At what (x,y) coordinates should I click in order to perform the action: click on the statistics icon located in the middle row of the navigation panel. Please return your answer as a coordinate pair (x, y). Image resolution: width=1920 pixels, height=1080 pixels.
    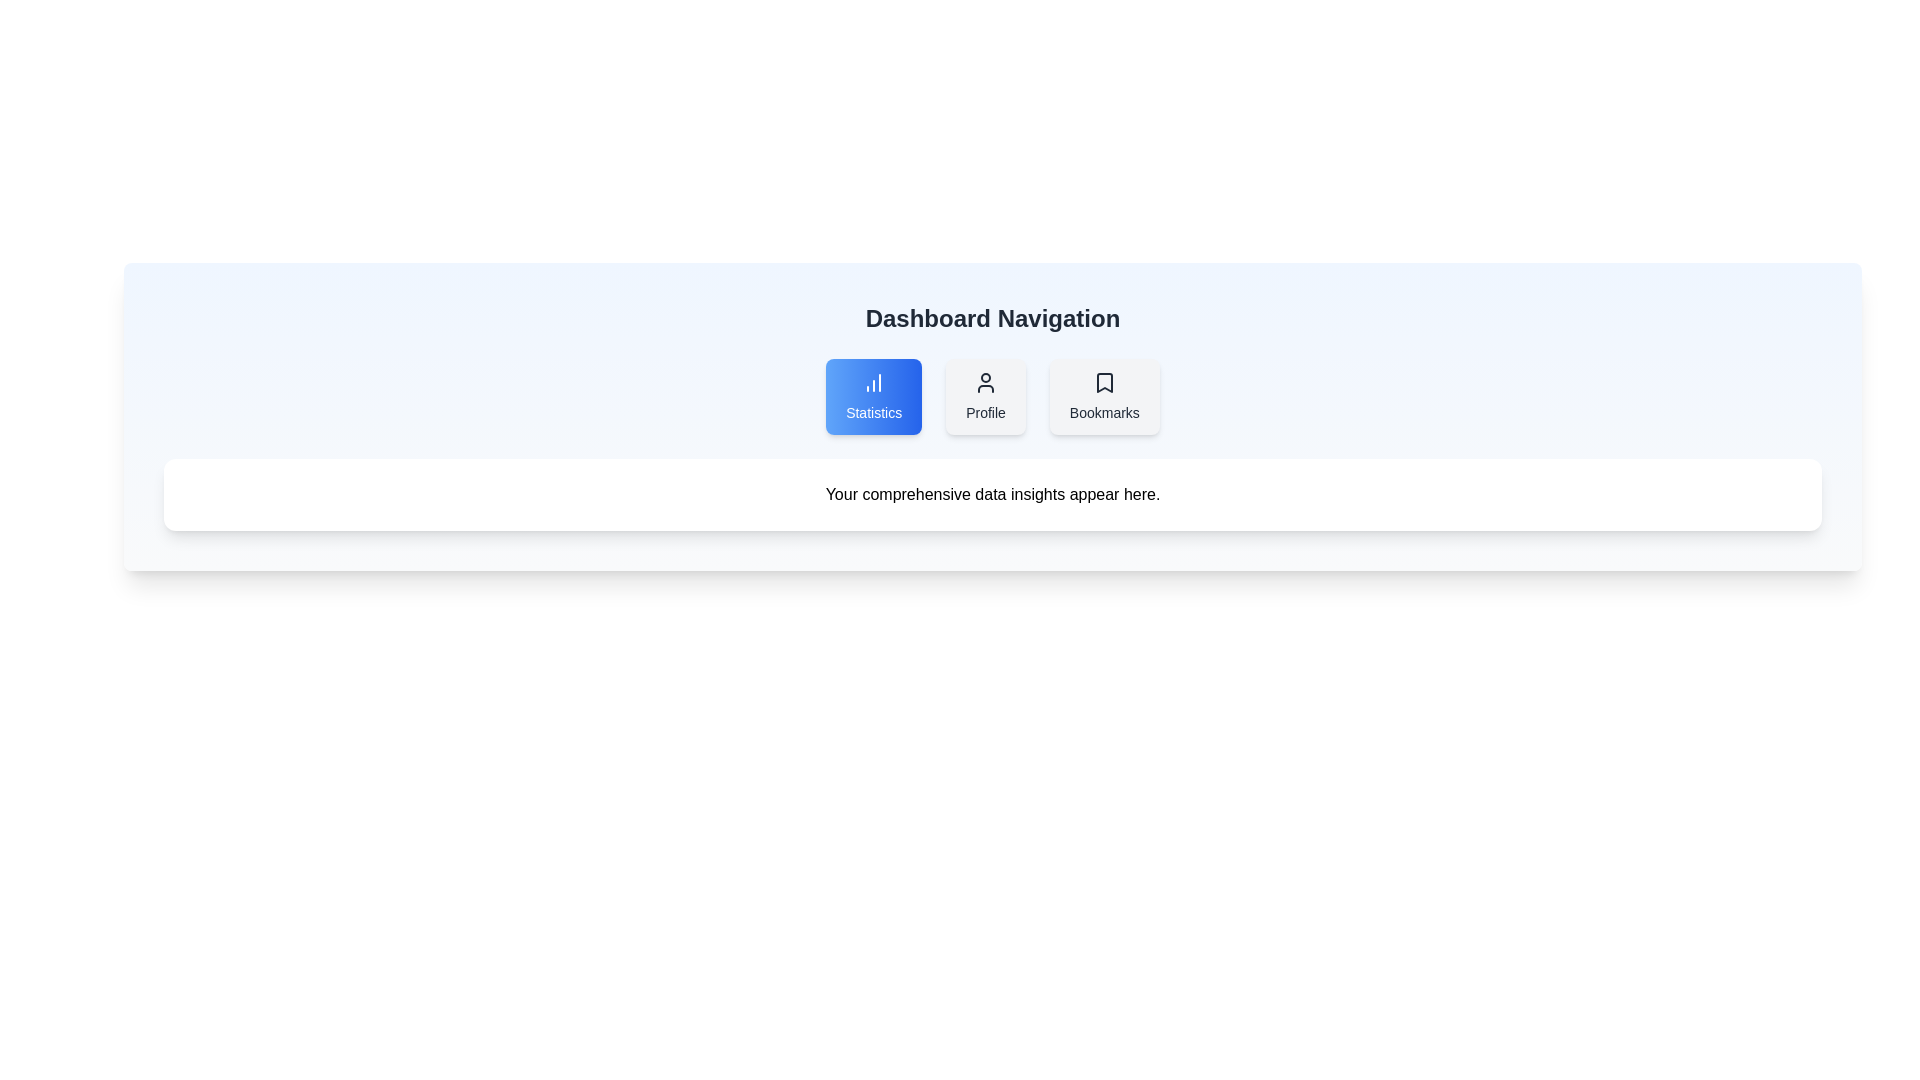
    Looking at the image, I should click on (874, 382).